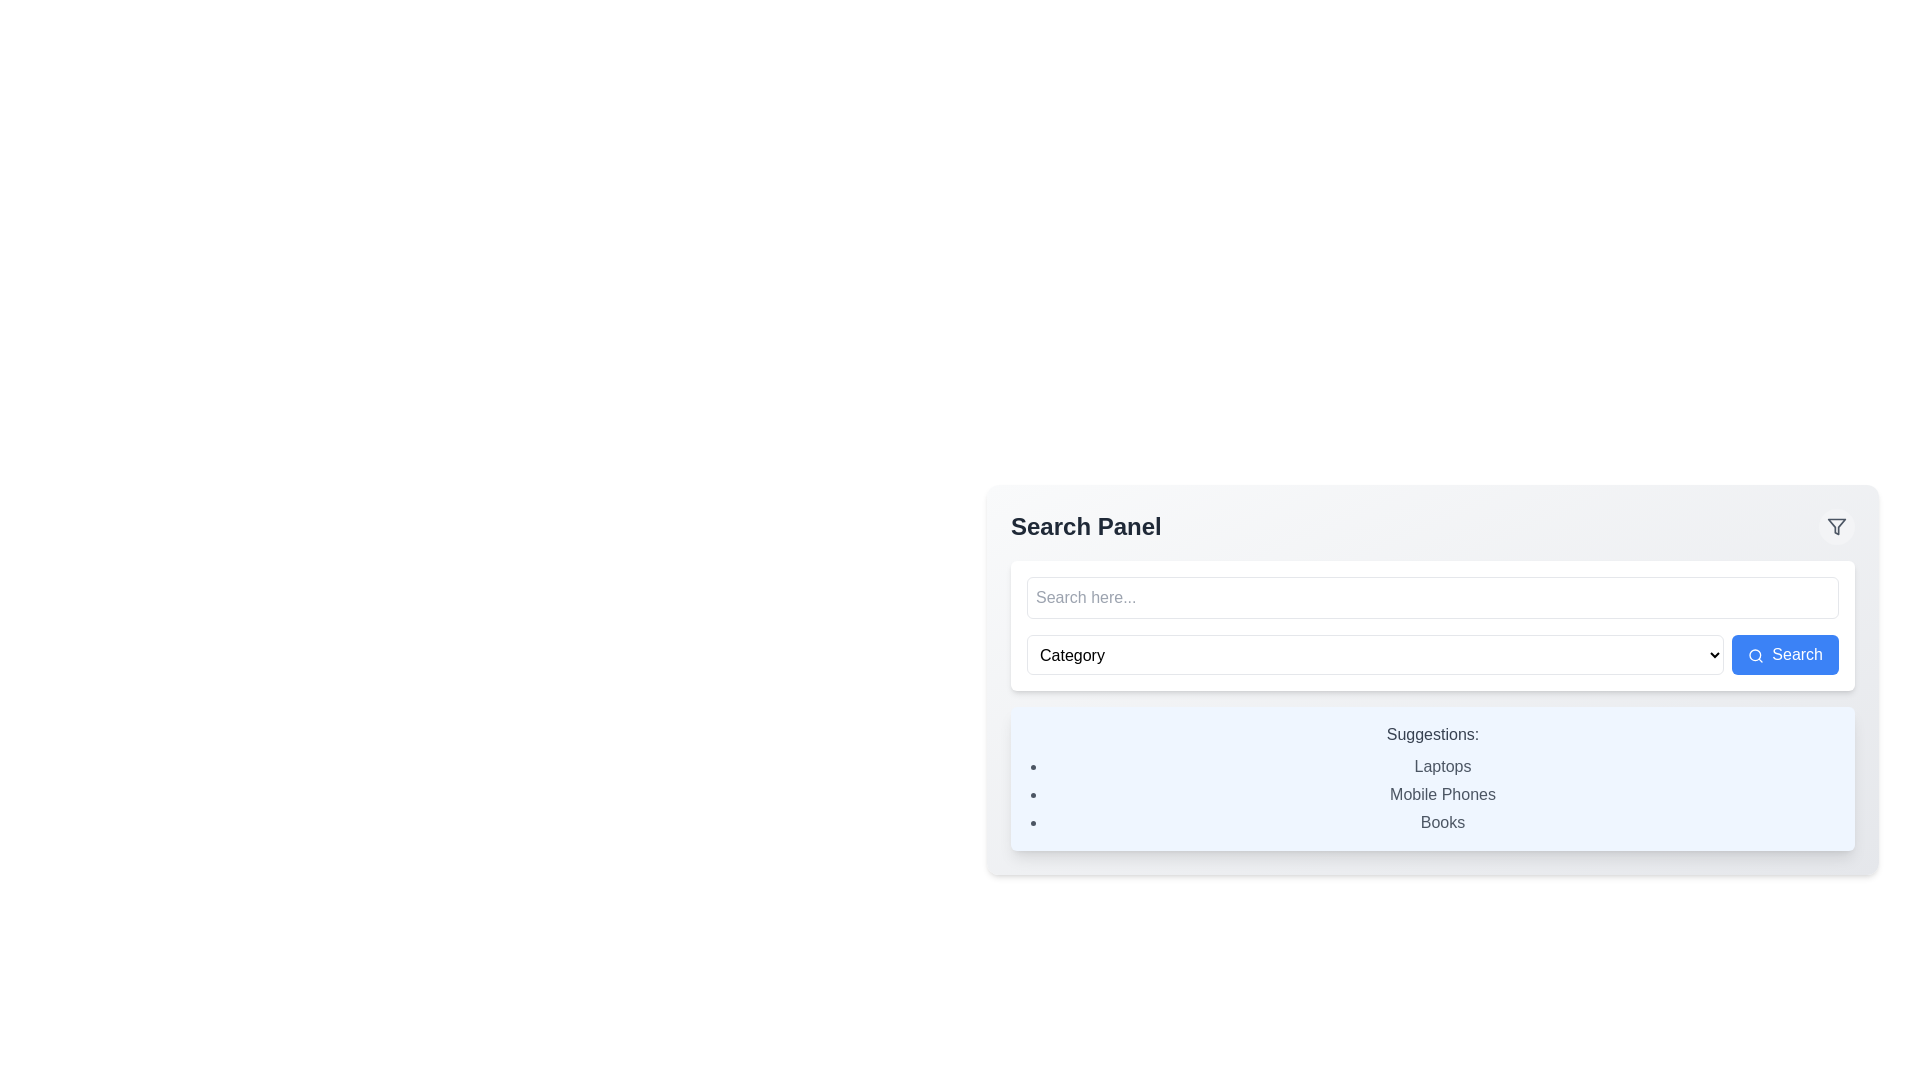 The height and width of the screenshot is (1080, 1920). I want to click on the 'Search' button icon, which serves as a visual indicator for the search function located on the right side of the input fields in the 'Search Panel' section, so click(1754, 655).